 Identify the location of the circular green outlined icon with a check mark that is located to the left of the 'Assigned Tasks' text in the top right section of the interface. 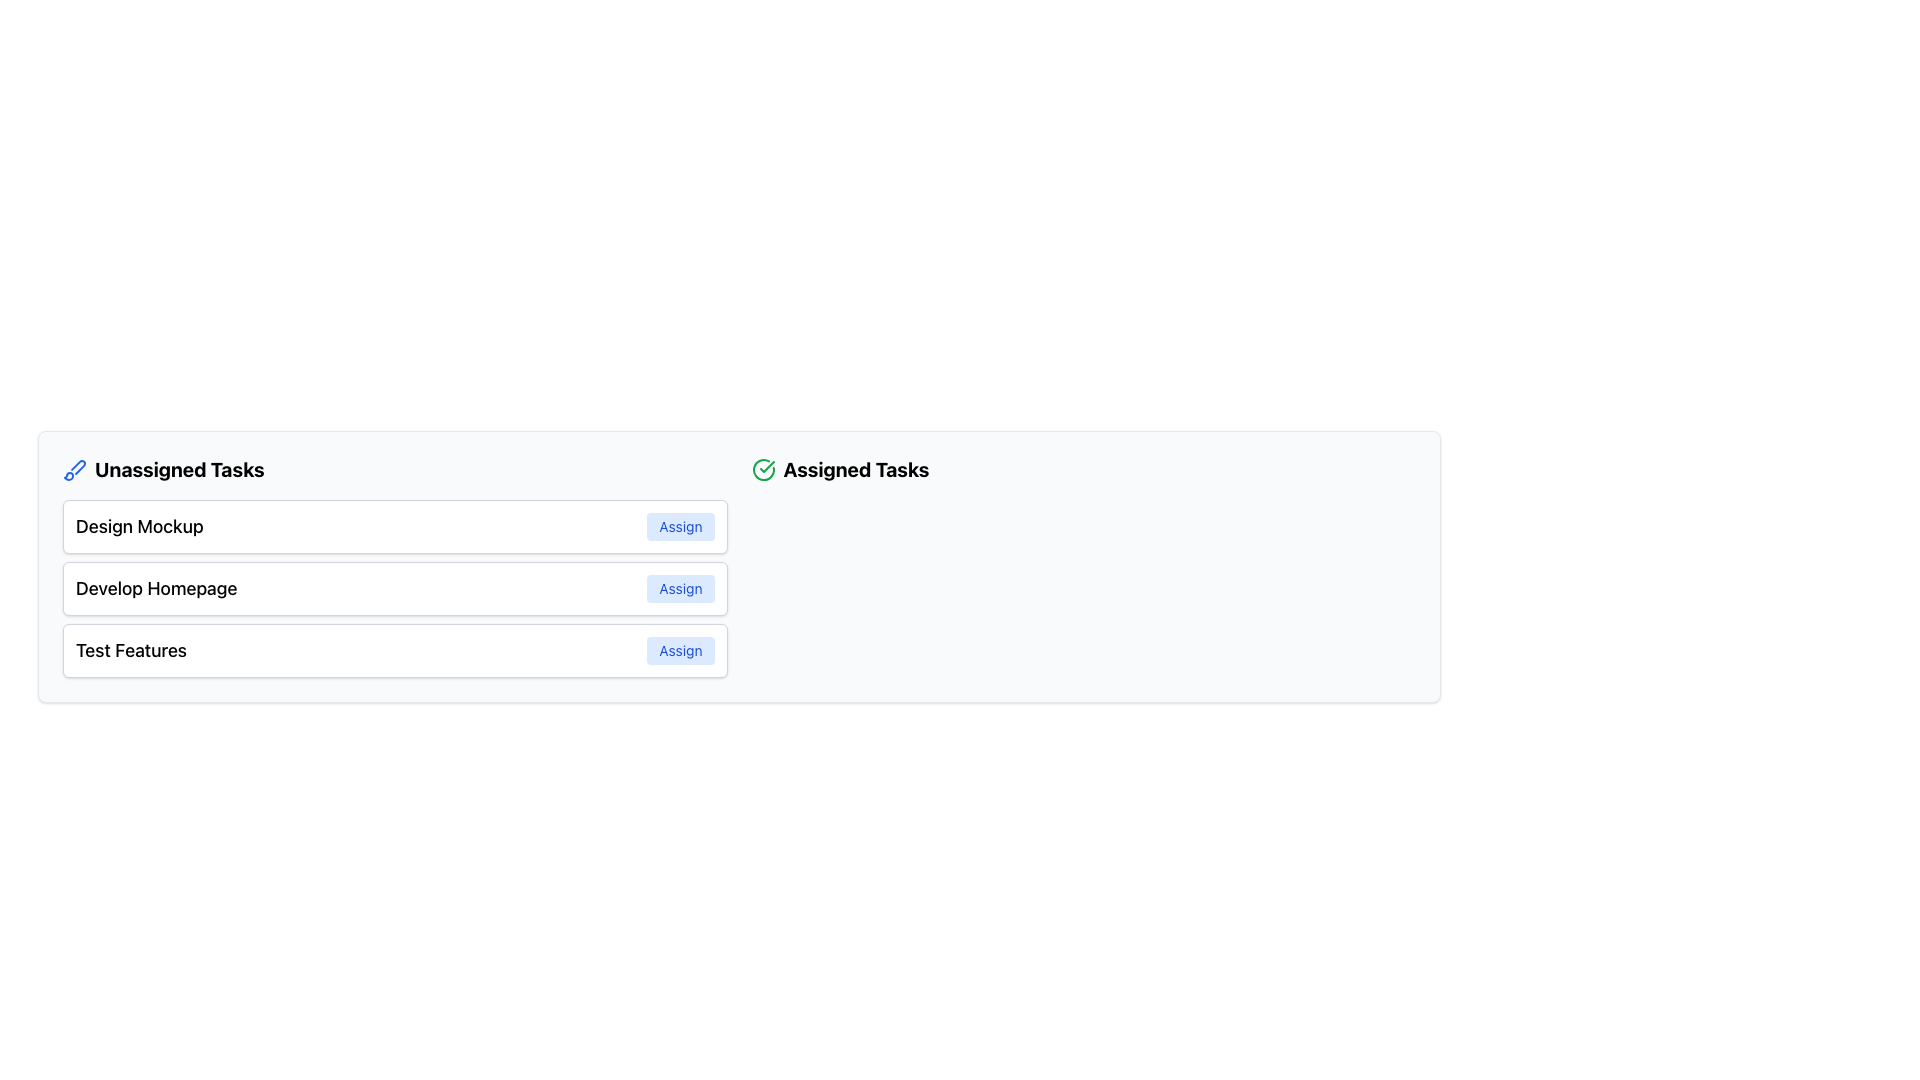
(762, 470).